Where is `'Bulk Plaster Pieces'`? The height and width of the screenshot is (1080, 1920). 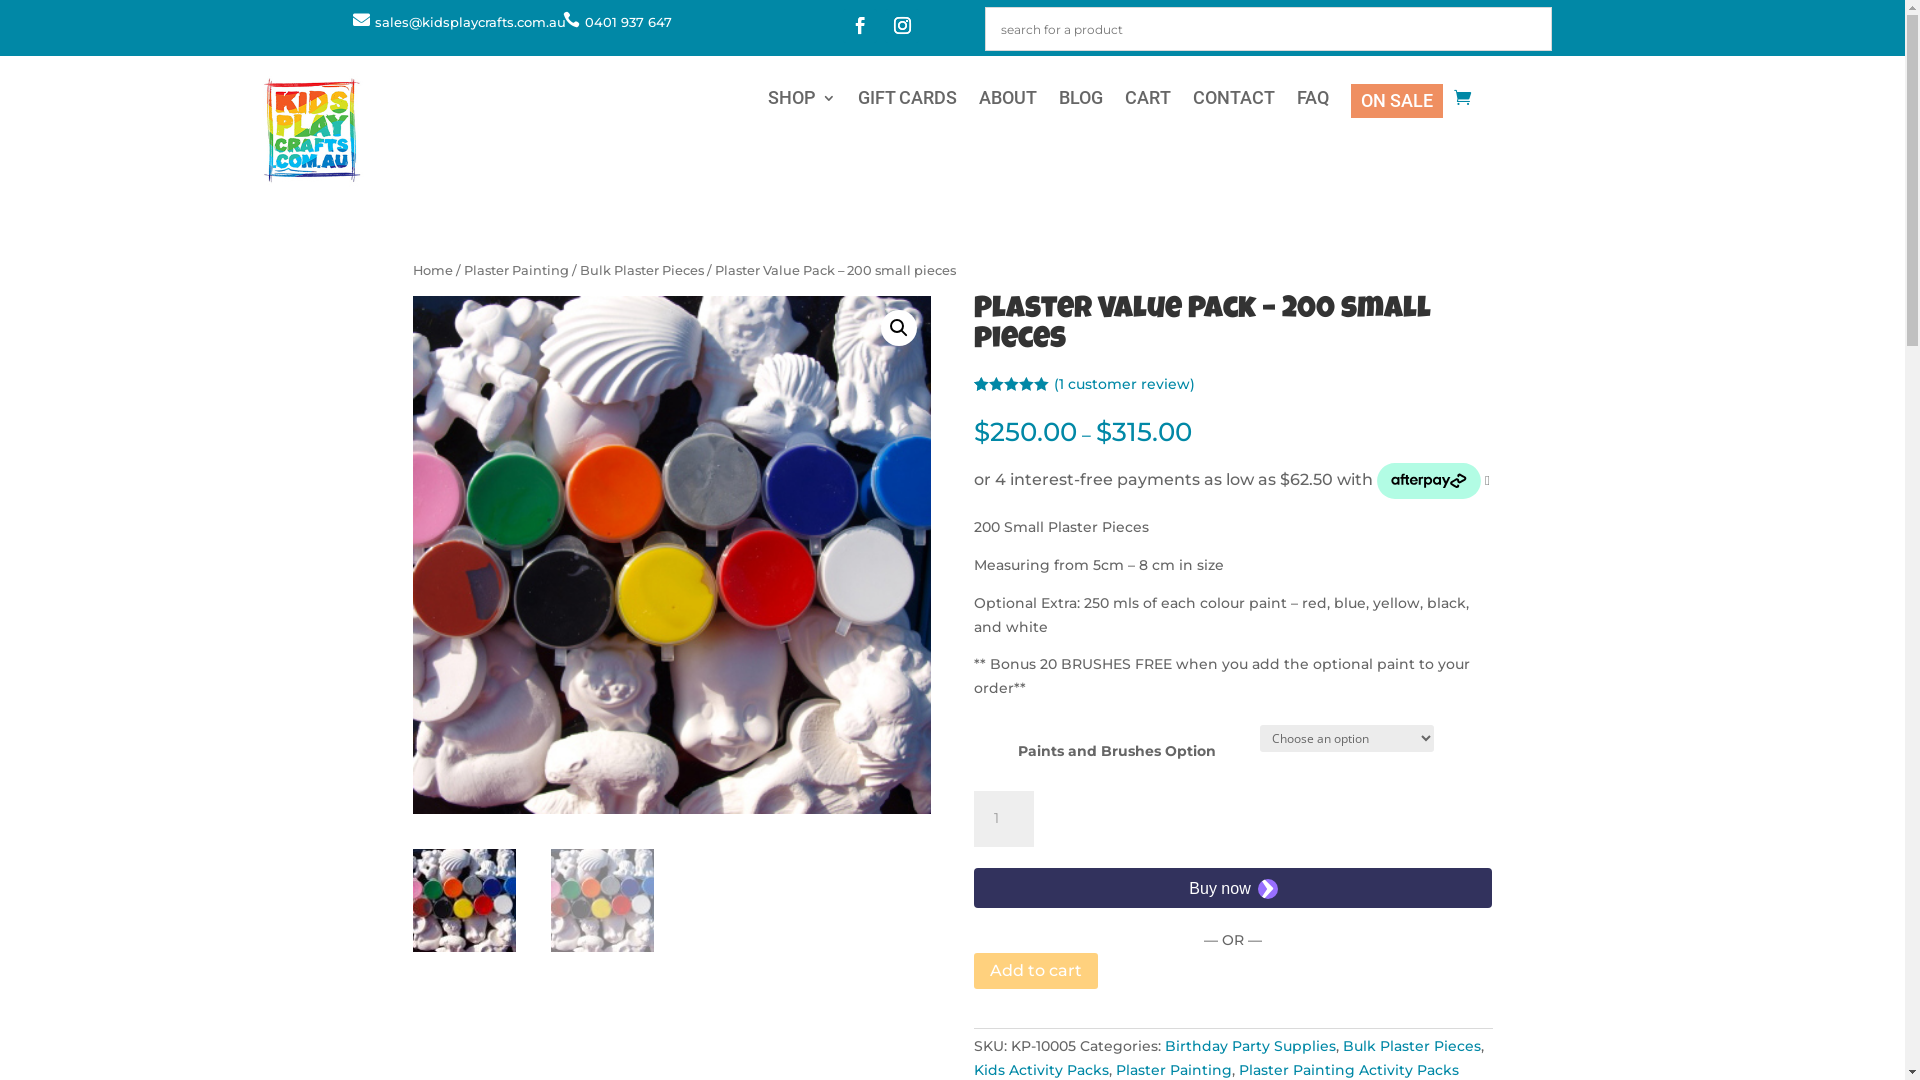 'Bulk Plaster Pieces' is located at coordinates (1410, 1044).